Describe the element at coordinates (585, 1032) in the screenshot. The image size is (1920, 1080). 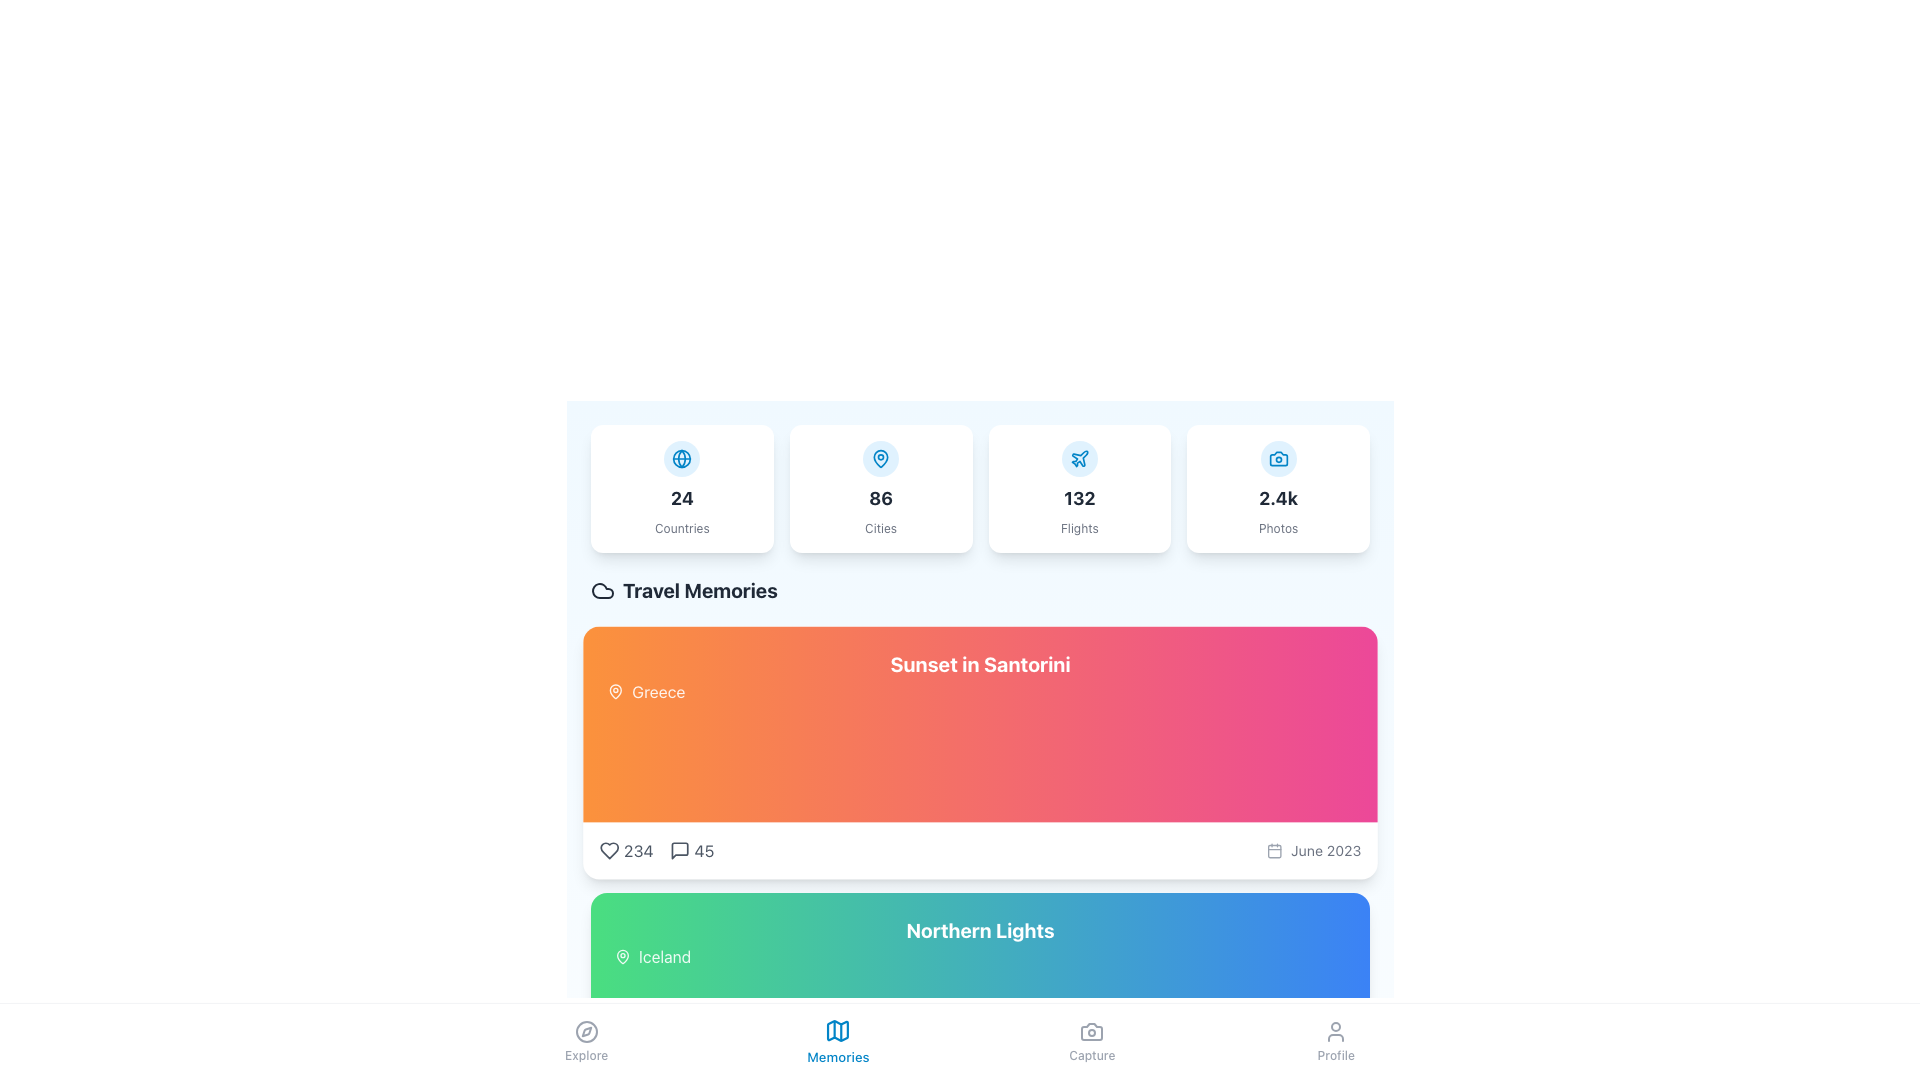
I see `the circular graphical element representing the compass in the Explore tab icon located in the bottom navigation bar of the application's main interface` at that location.